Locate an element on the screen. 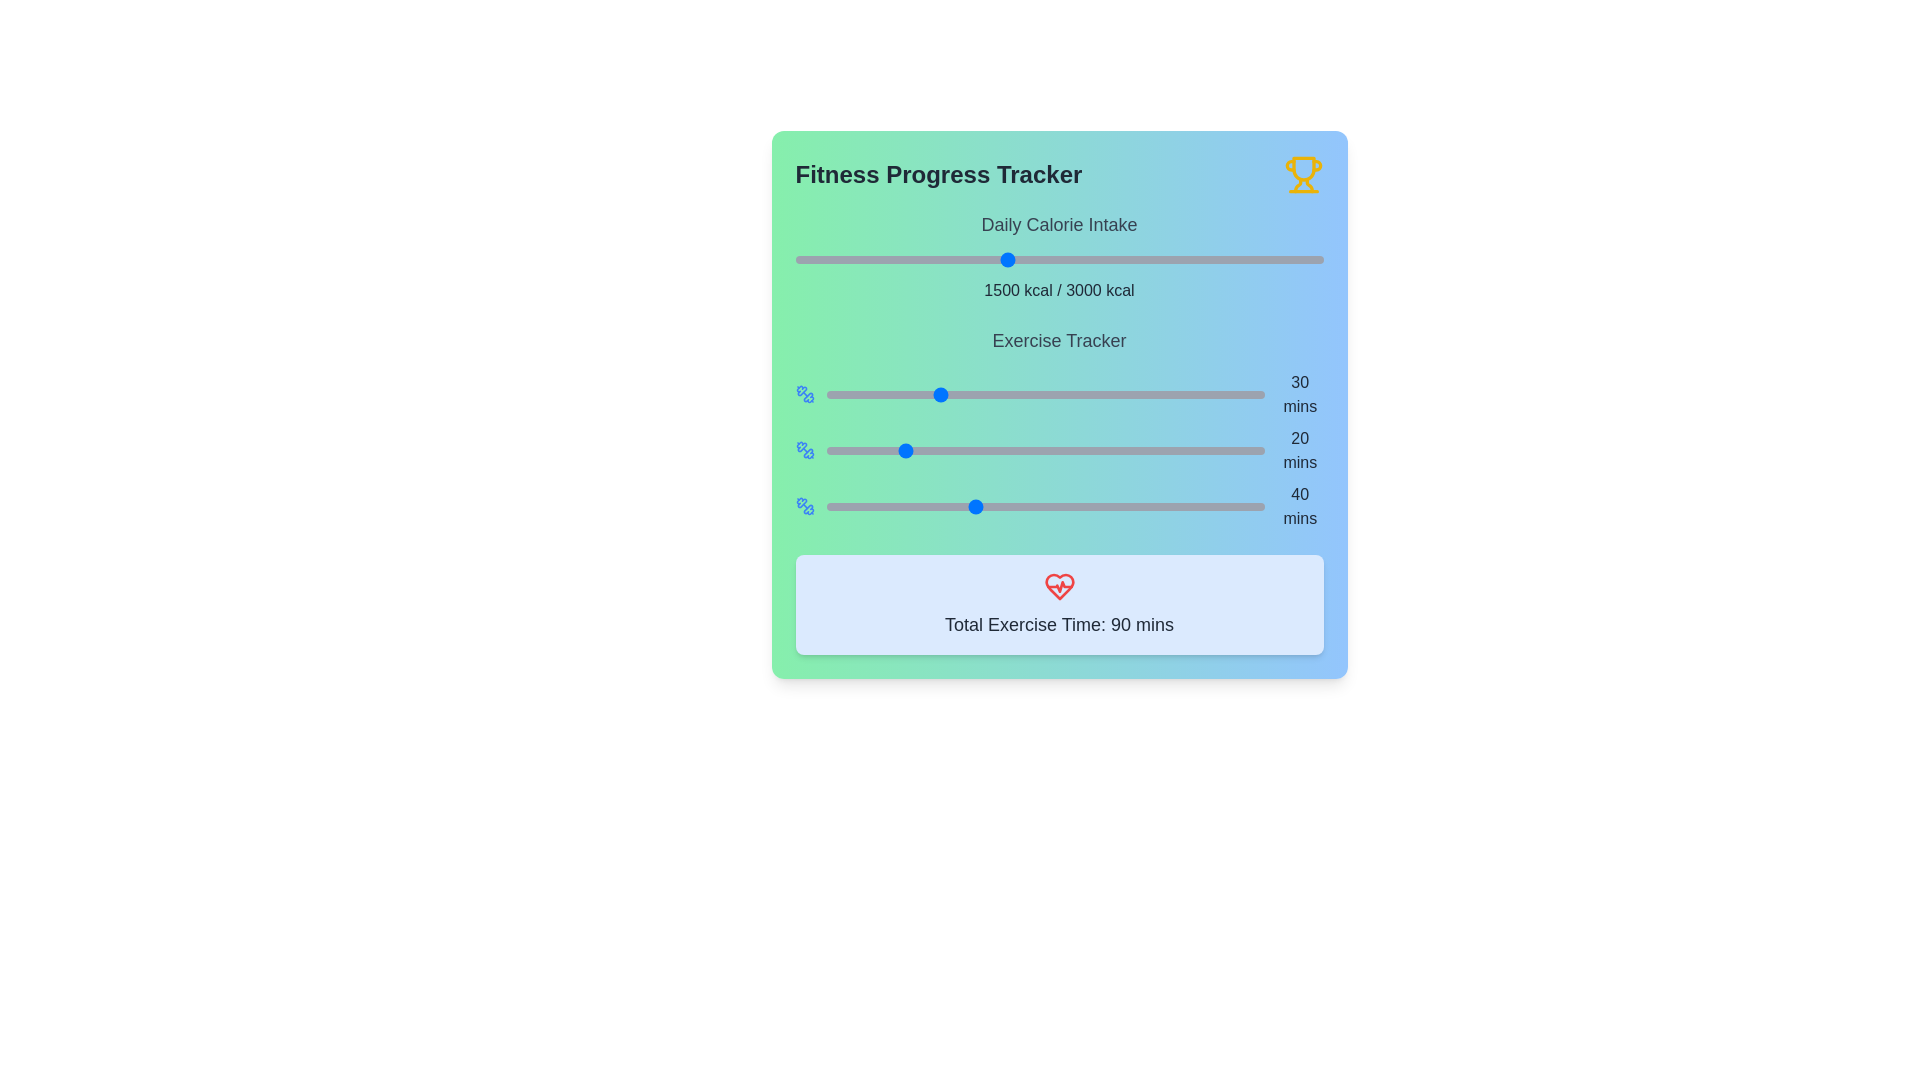 The width and height of the screenshot is (1920, 1080). daily calorie intake is located at coordinates (1174, 258).